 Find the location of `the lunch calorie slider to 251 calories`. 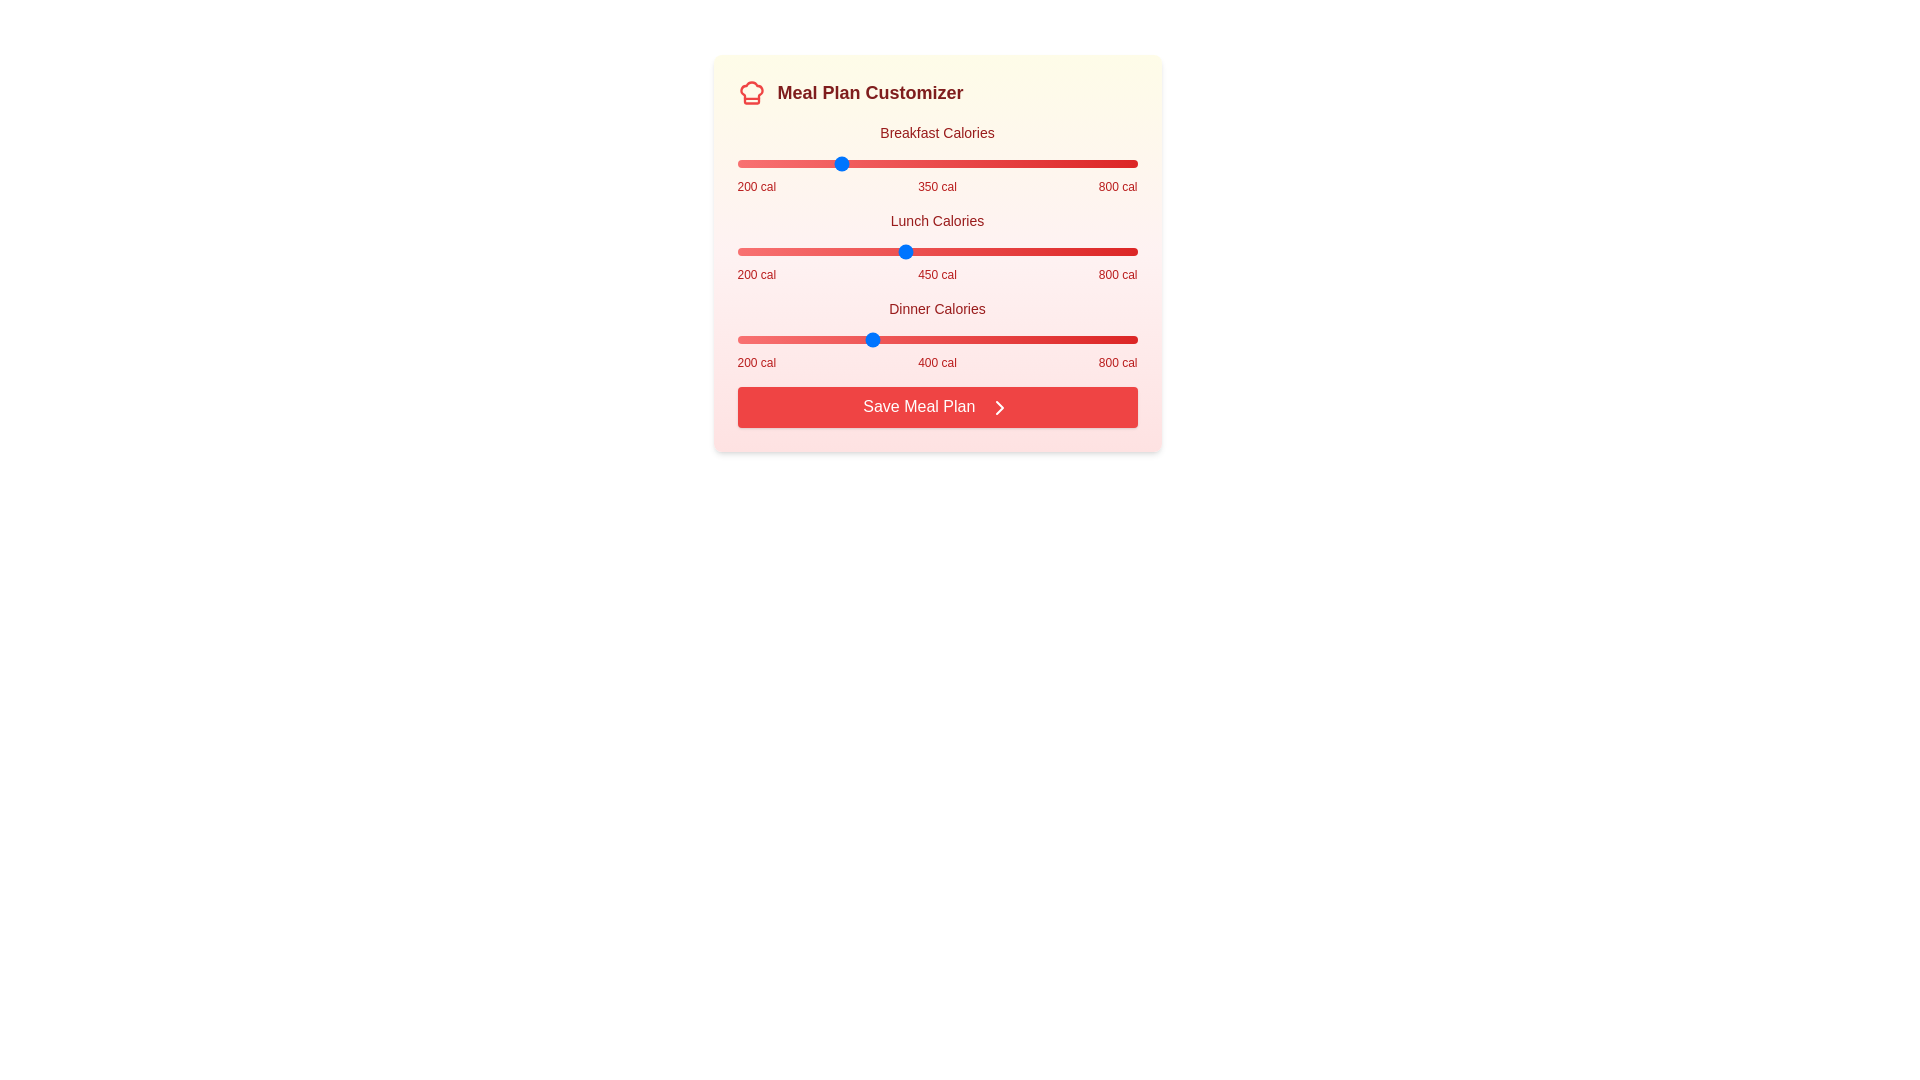

the lunch calorie slider to 251 calories is located at coordinates (770, 250).